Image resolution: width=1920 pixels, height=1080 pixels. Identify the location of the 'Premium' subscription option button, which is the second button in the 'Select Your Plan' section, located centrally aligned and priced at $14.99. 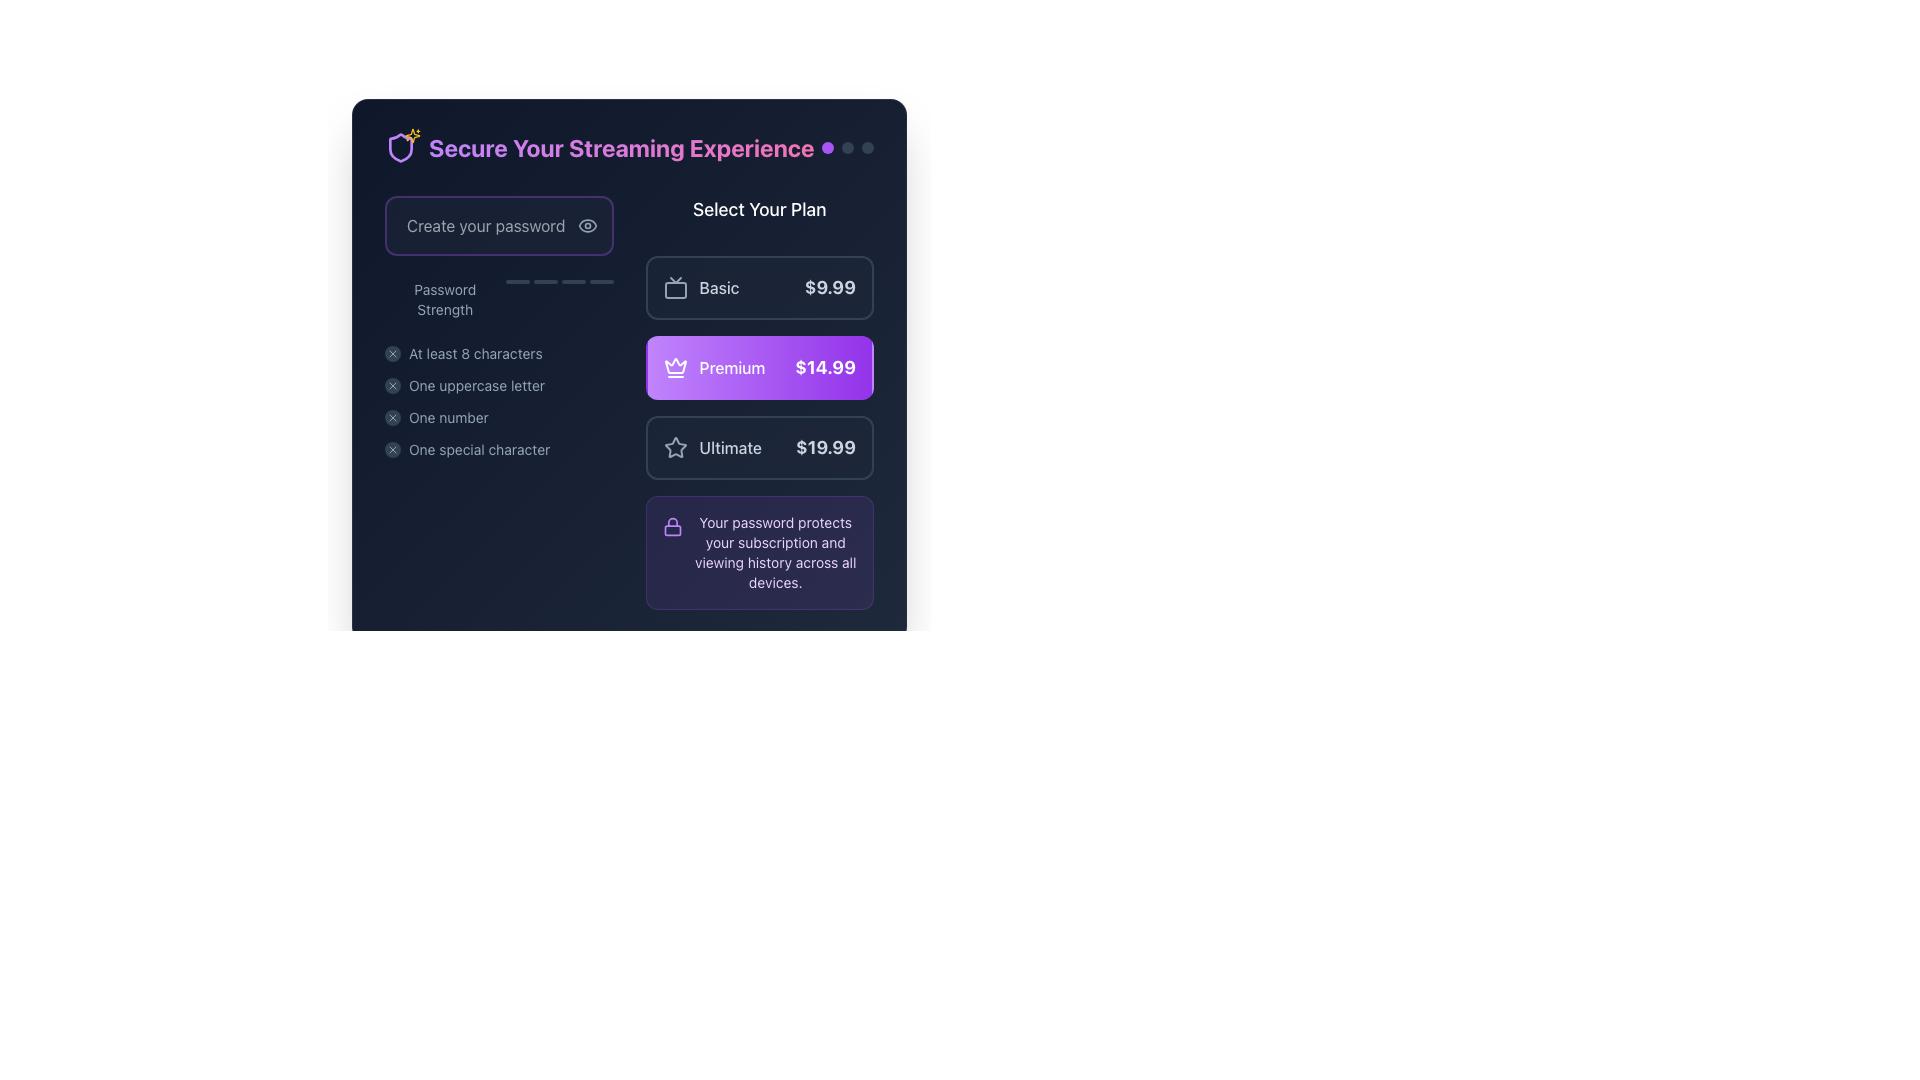
(758, 367).